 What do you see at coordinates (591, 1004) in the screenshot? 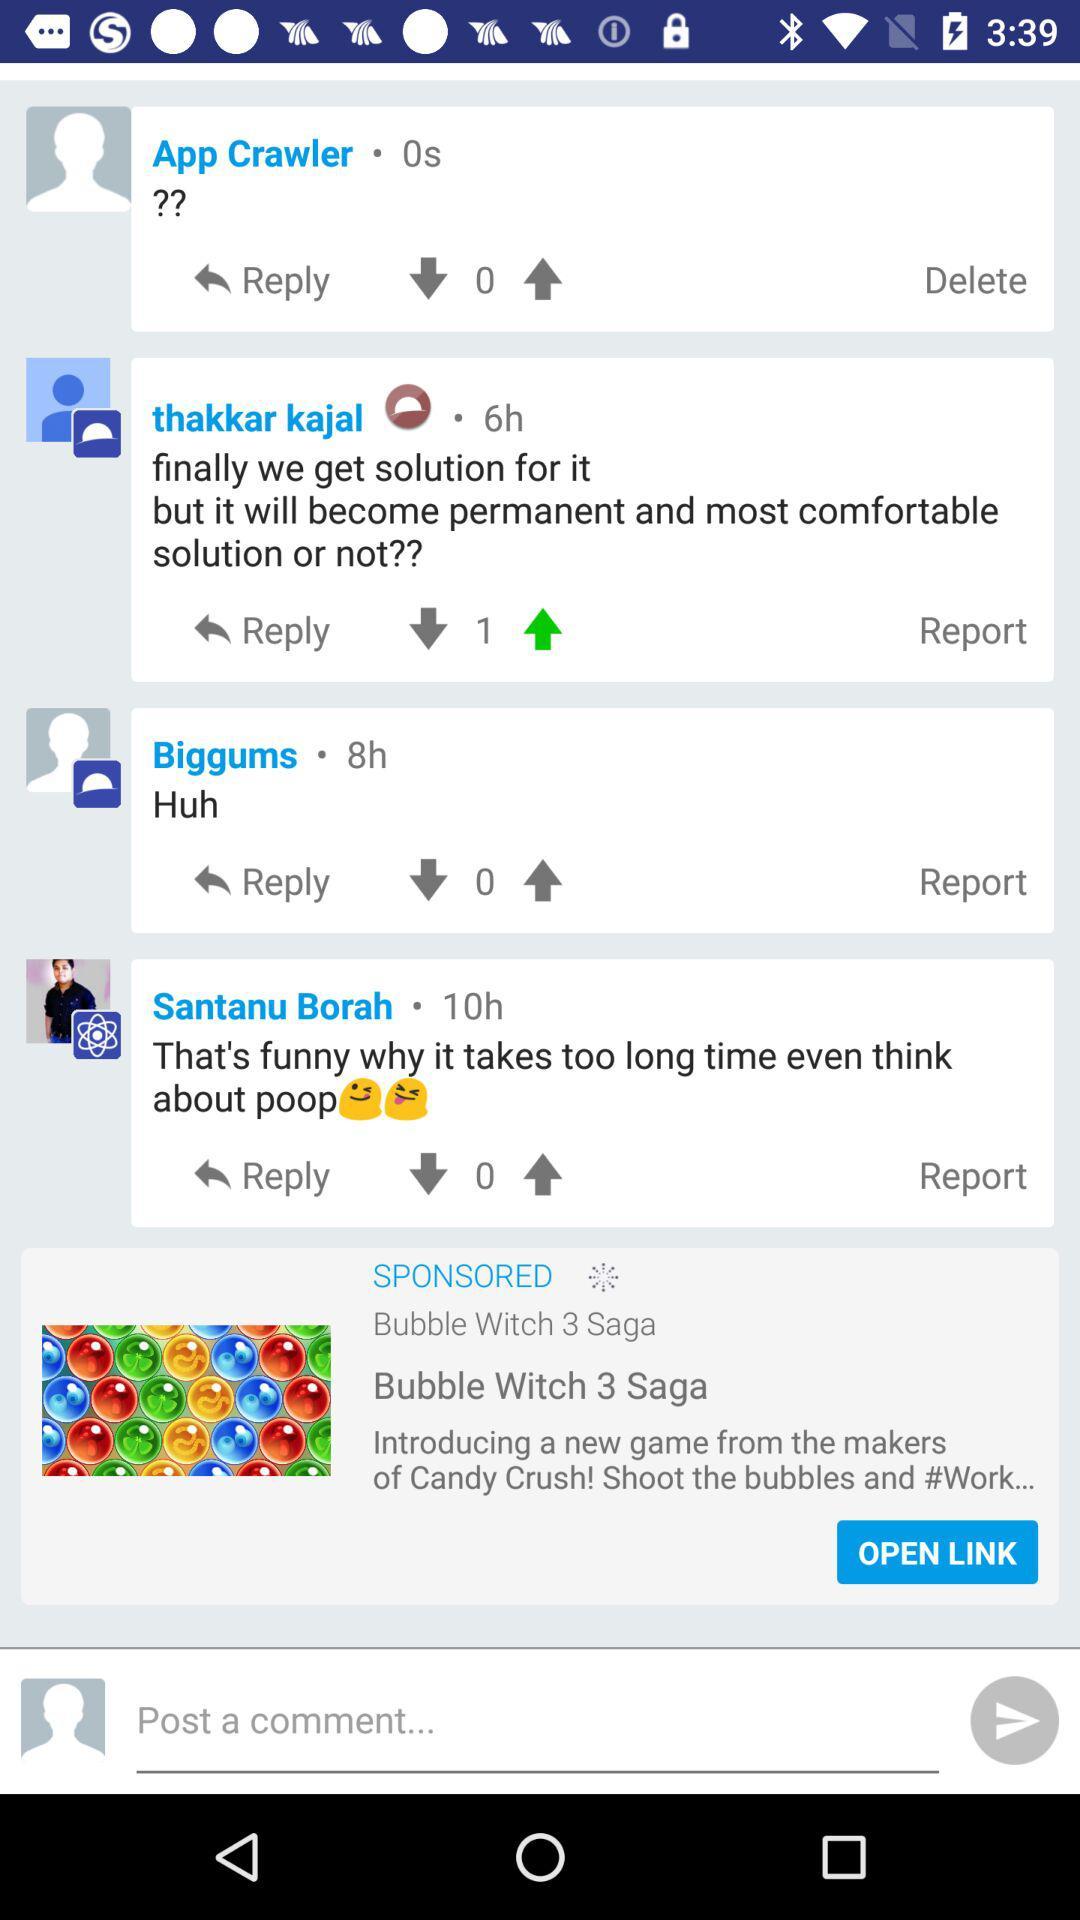
I see `the text next to the fourth image` at bounding box center [591, 1004].